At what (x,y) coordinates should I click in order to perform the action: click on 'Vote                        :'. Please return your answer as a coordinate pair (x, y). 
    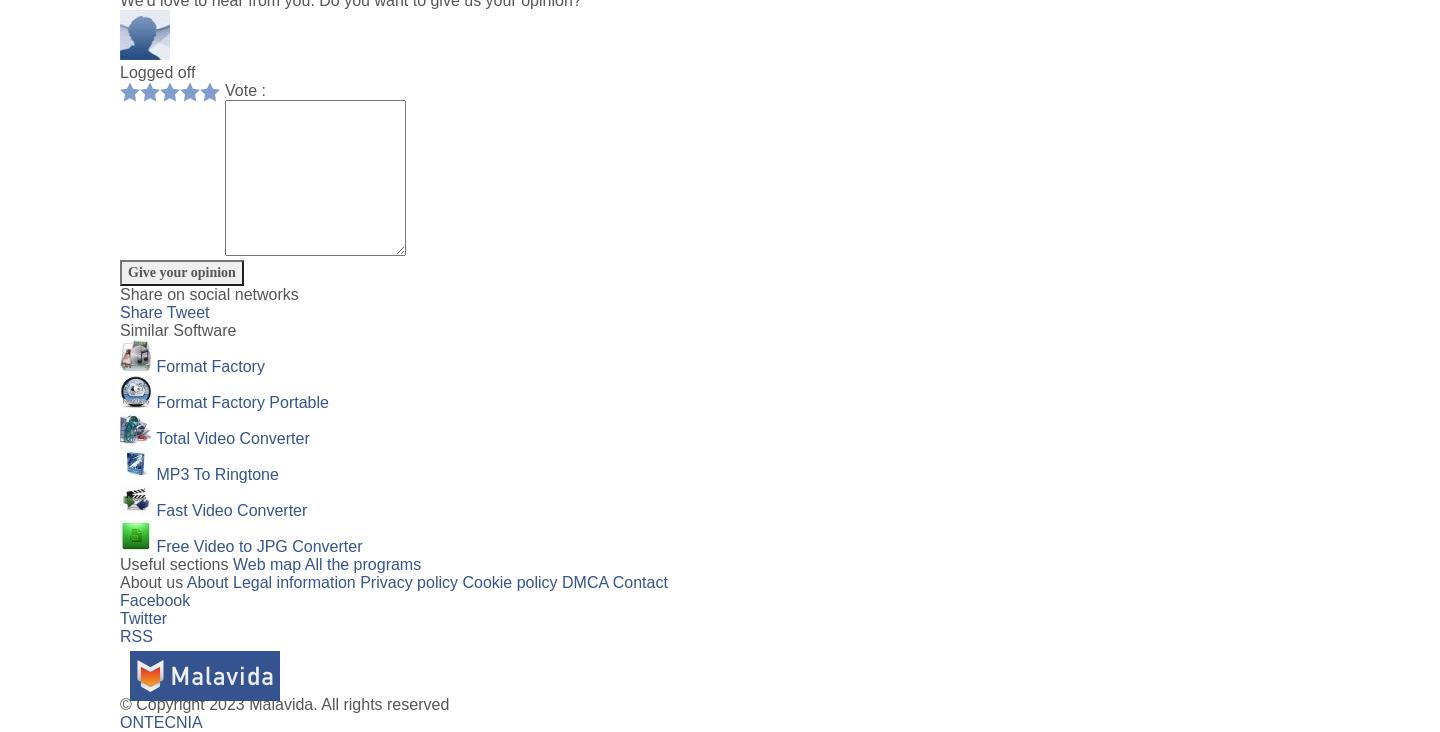
    Looking at the image, I should click on (243, 89).